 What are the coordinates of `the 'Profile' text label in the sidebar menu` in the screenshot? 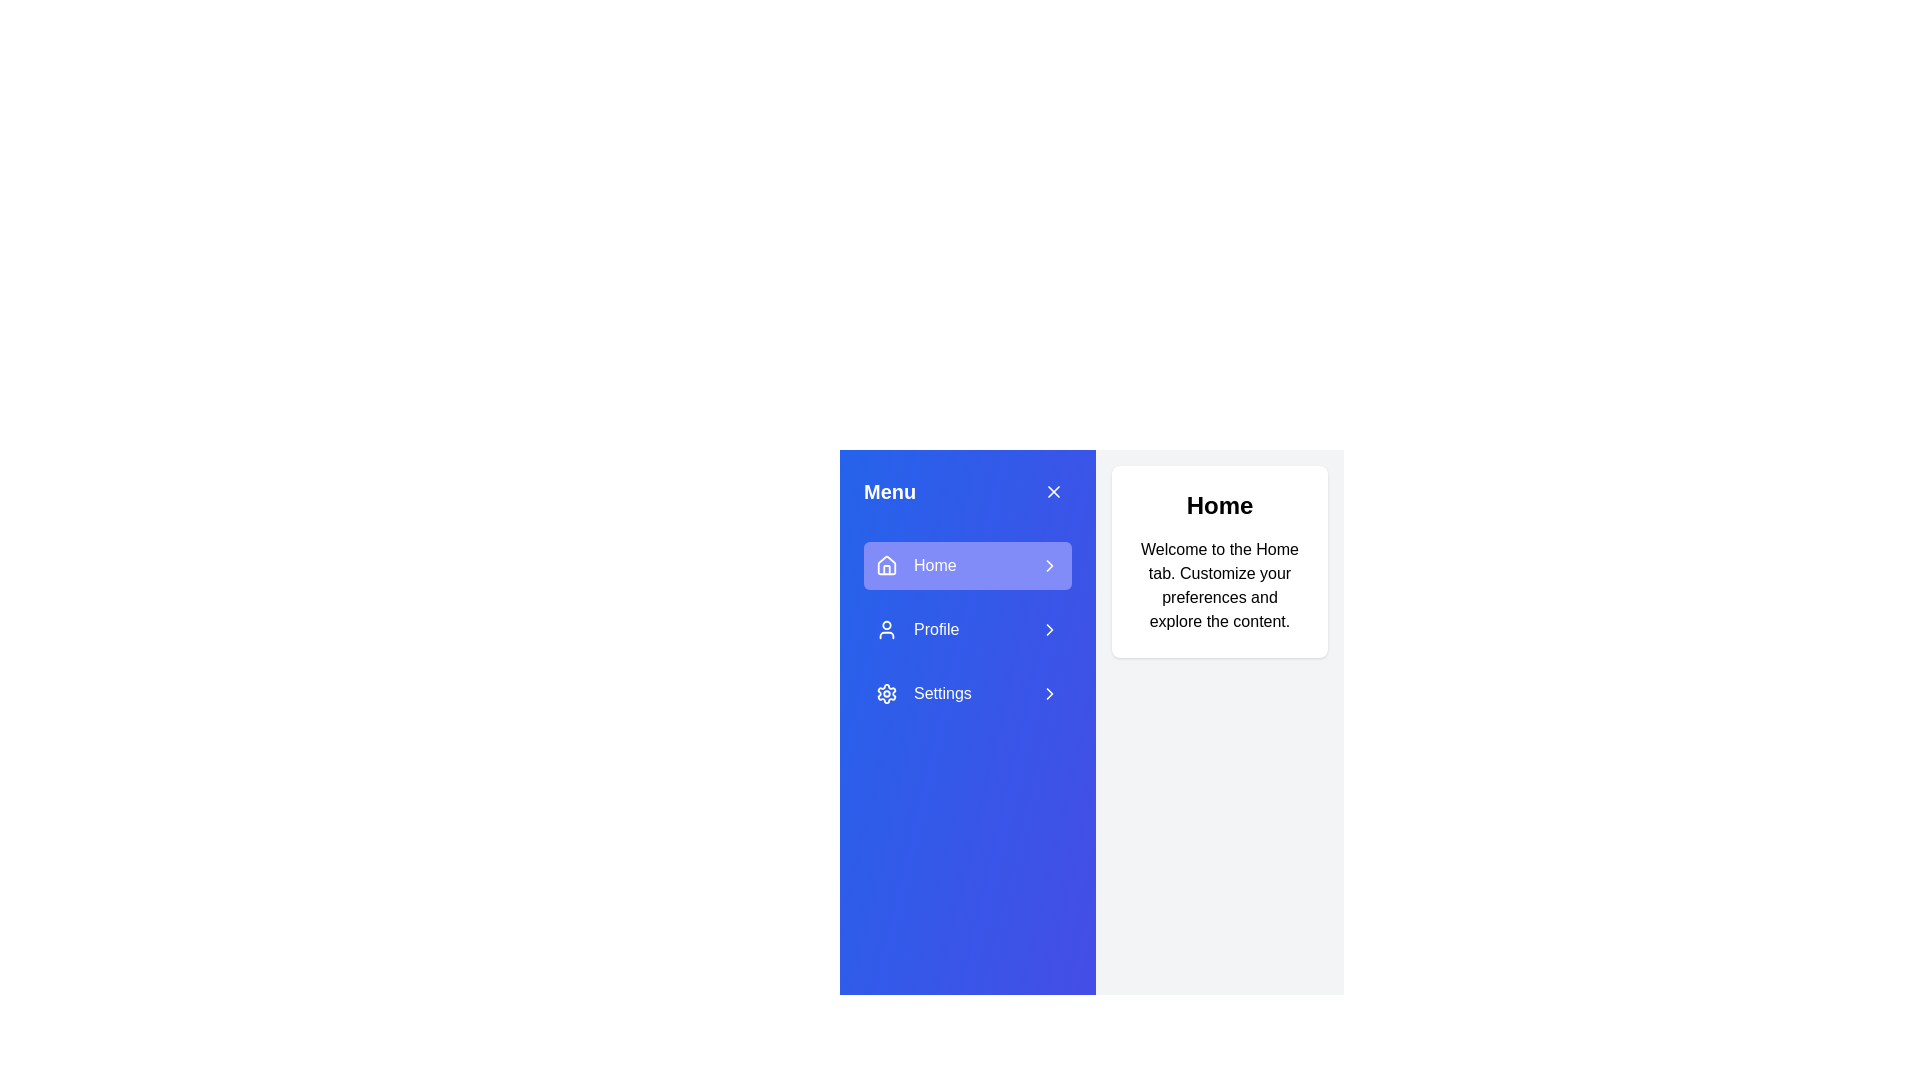 It's located at (935, 628).